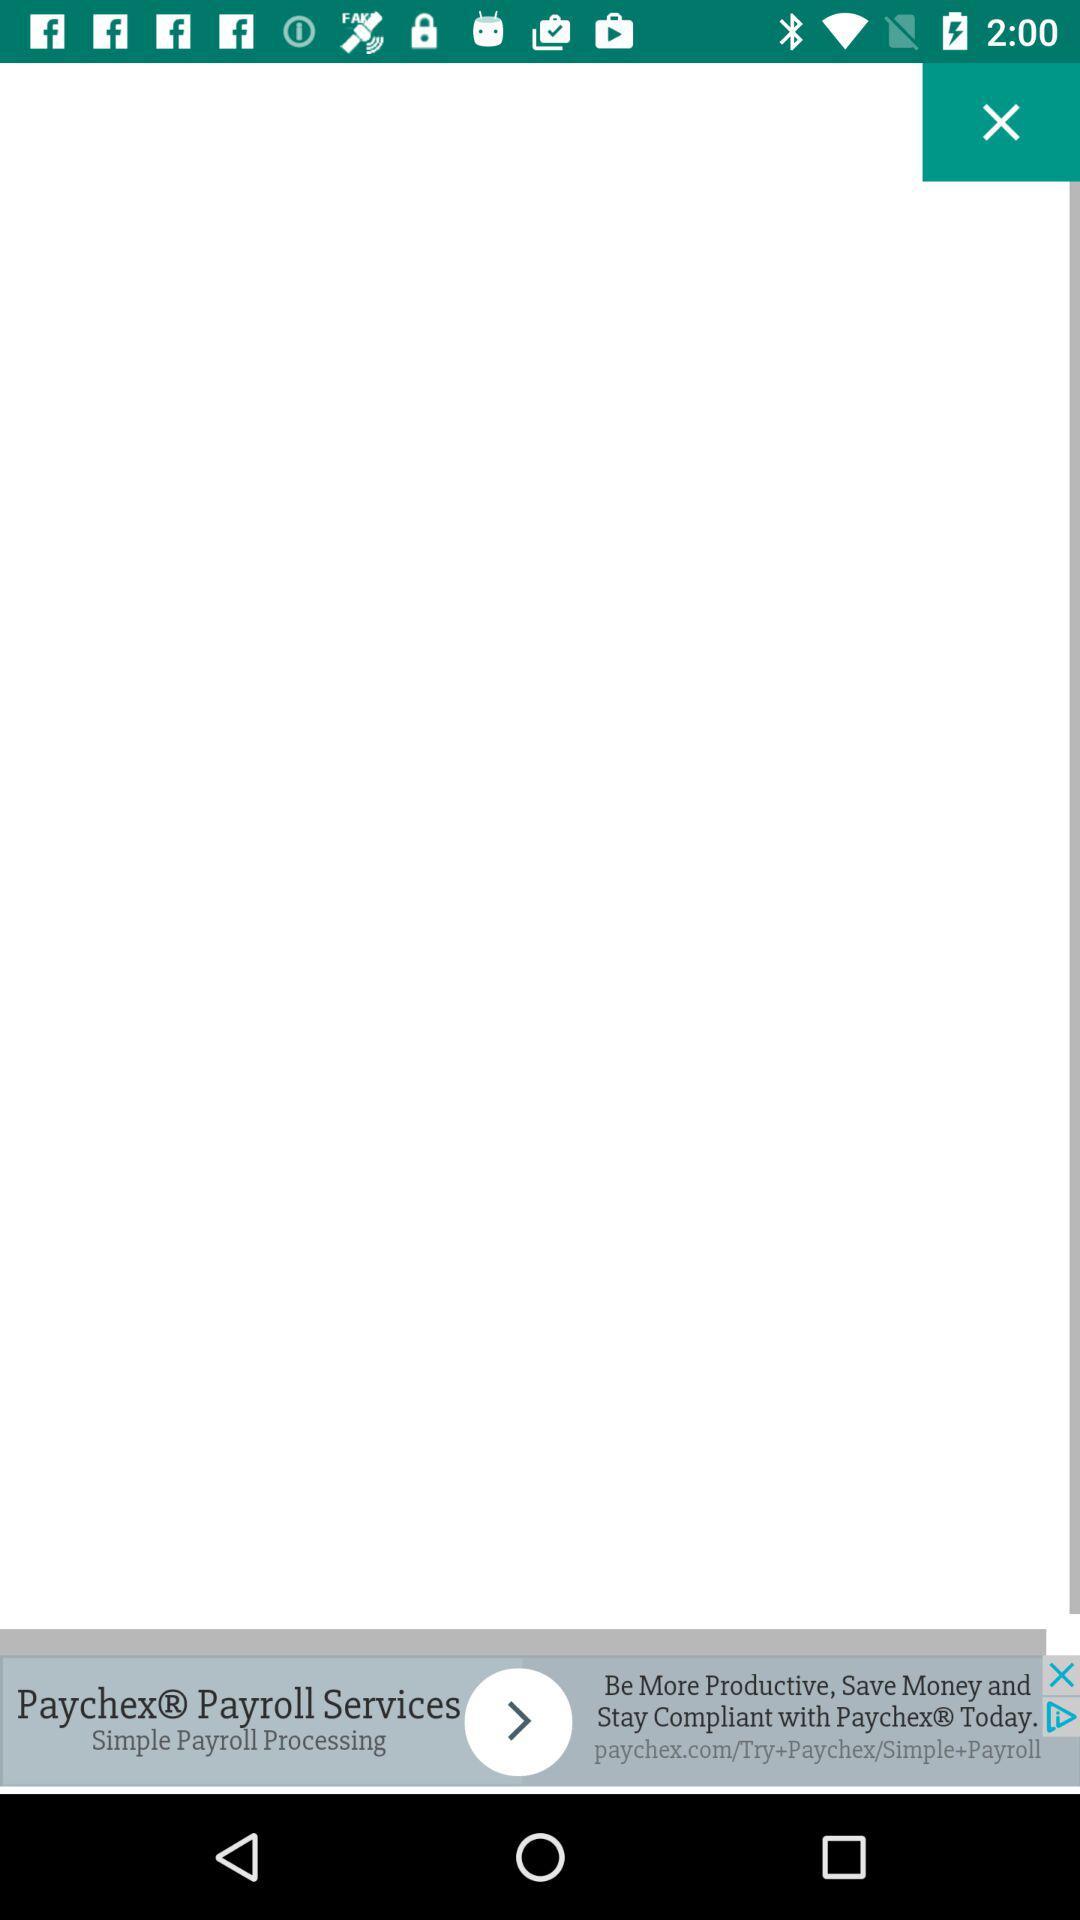 This screenshot has height=1920, width=1080. What do you see at coordinates (1001, 121) in the screenshot?
I see `this` at bounding box center [1001, 121].